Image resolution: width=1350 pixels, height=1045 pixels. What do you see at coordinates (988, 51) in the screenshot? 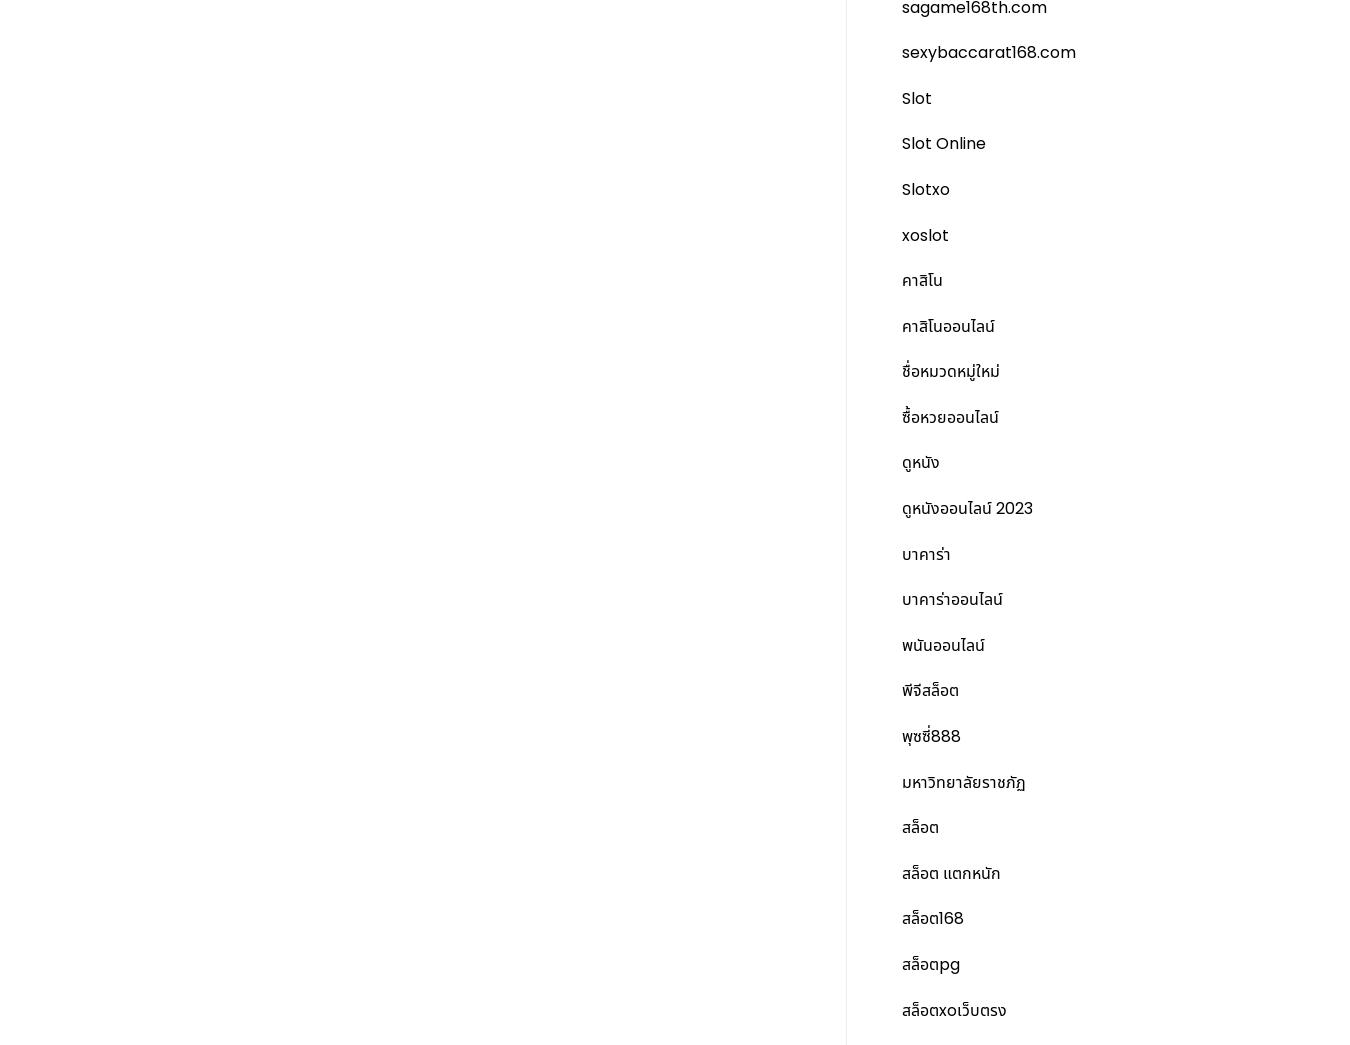
I see `'sexybaccarat168.com'` at bounding box center [988, 51].